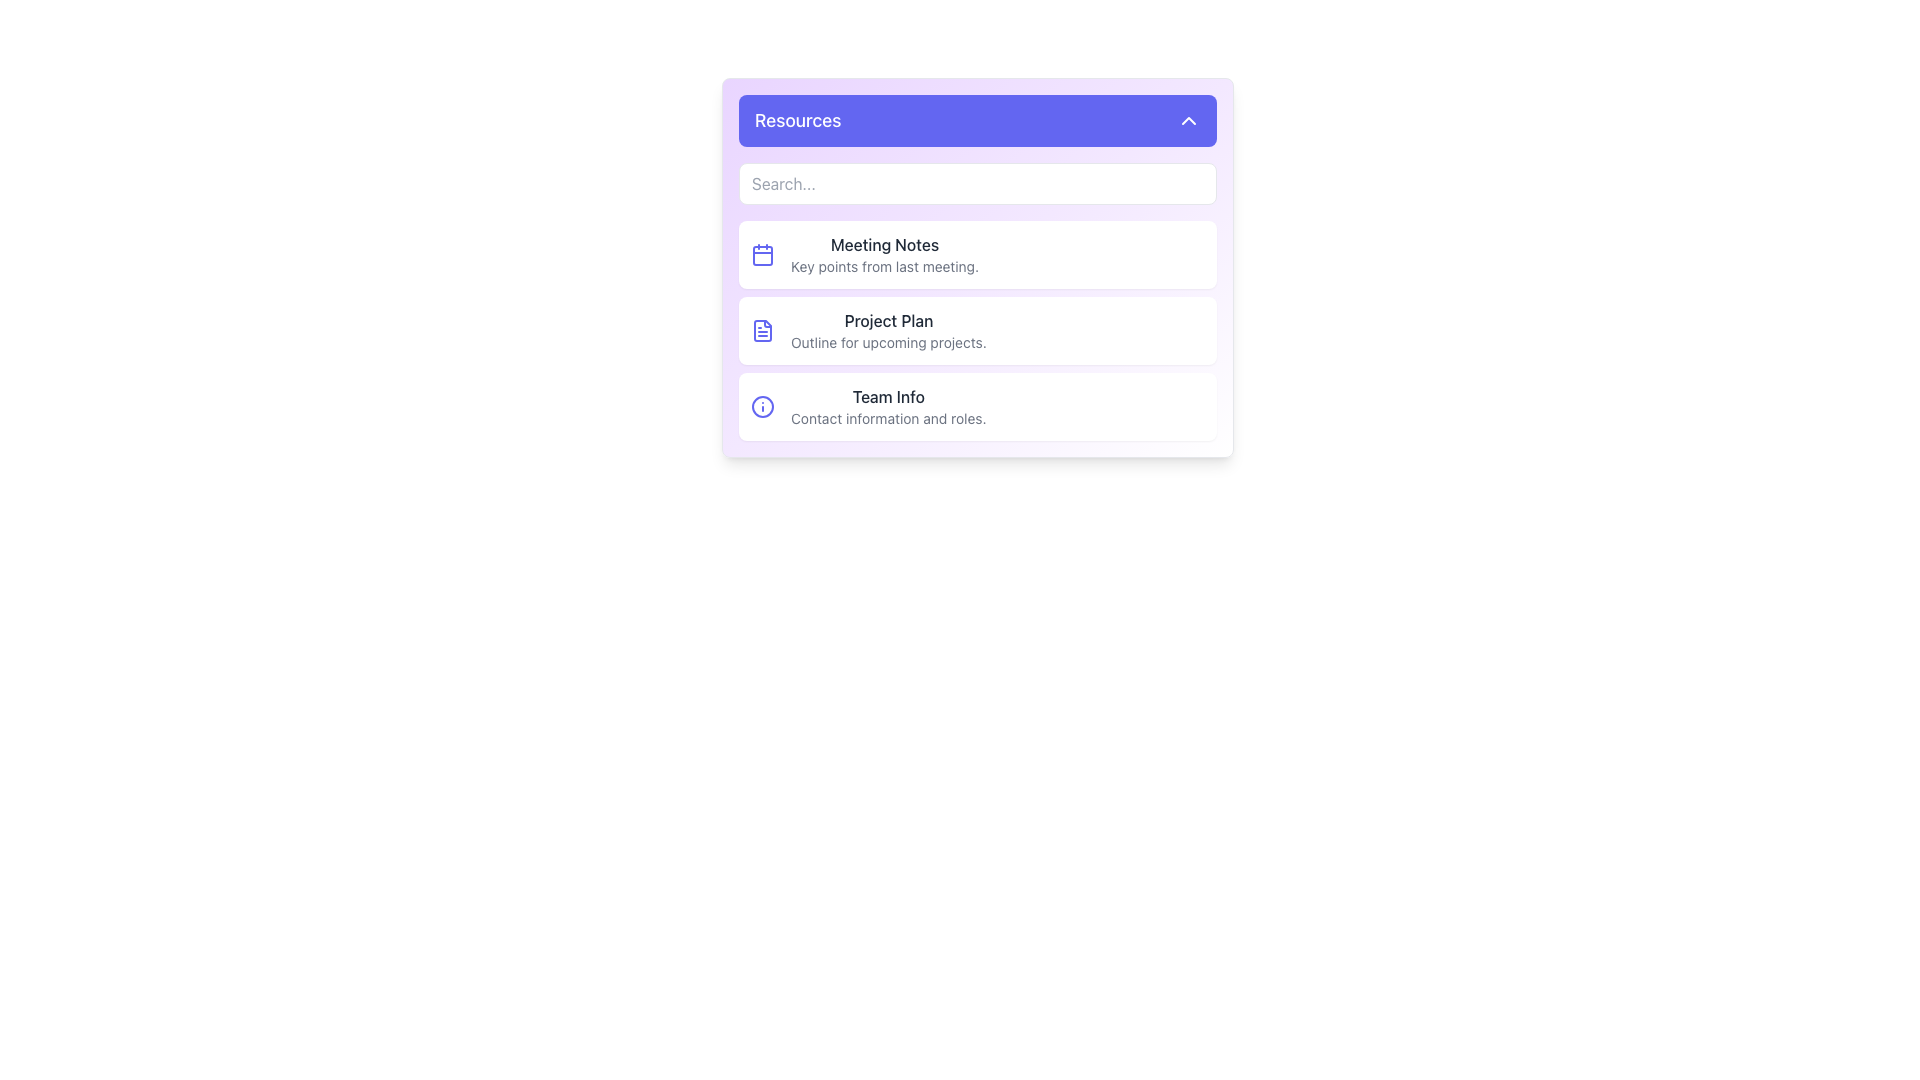 Image resolution: width=1920 pixels, height=1080 pixels. I want to click on the distinct purple circular icon located at the leftmost position within the 'Team Info' card to interact with it, so click(762, 406).